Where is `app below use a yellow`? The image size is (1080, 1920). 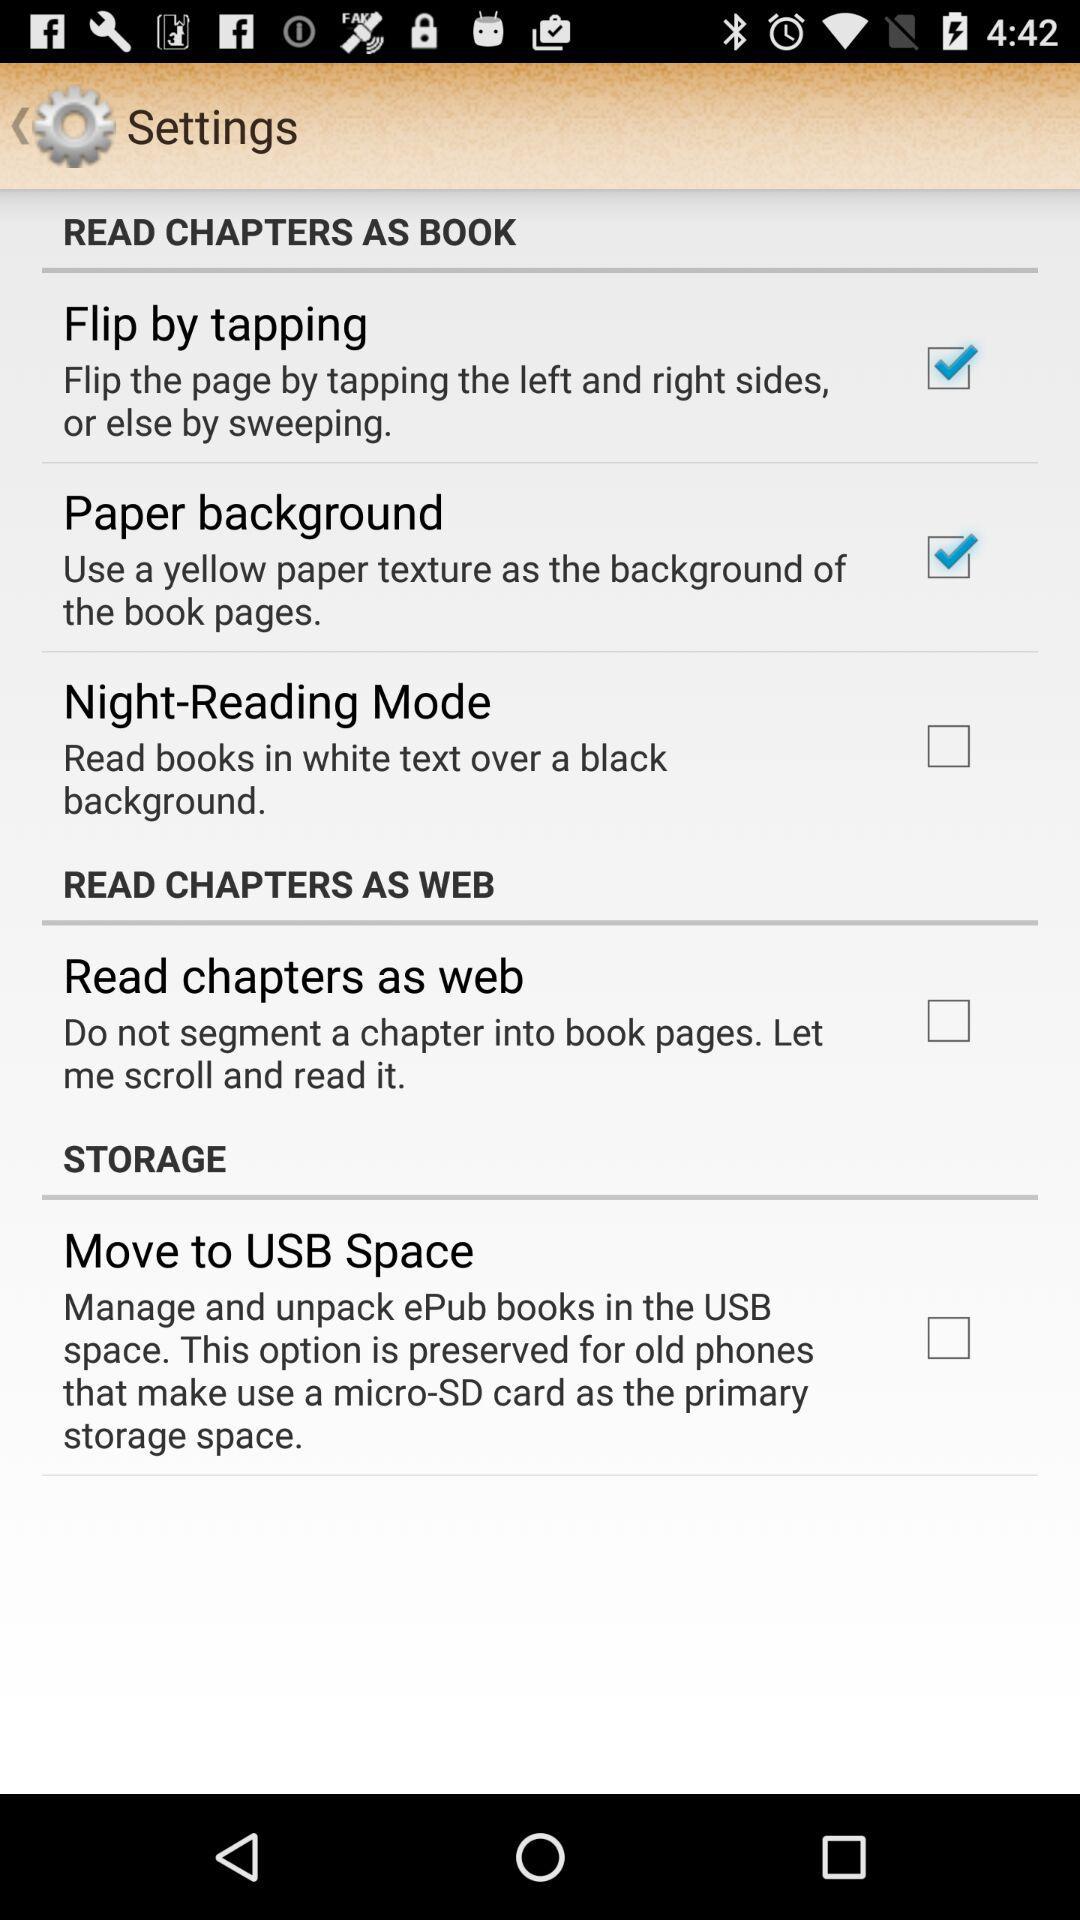
app below use a yellow is located at coordinates (277, 700).